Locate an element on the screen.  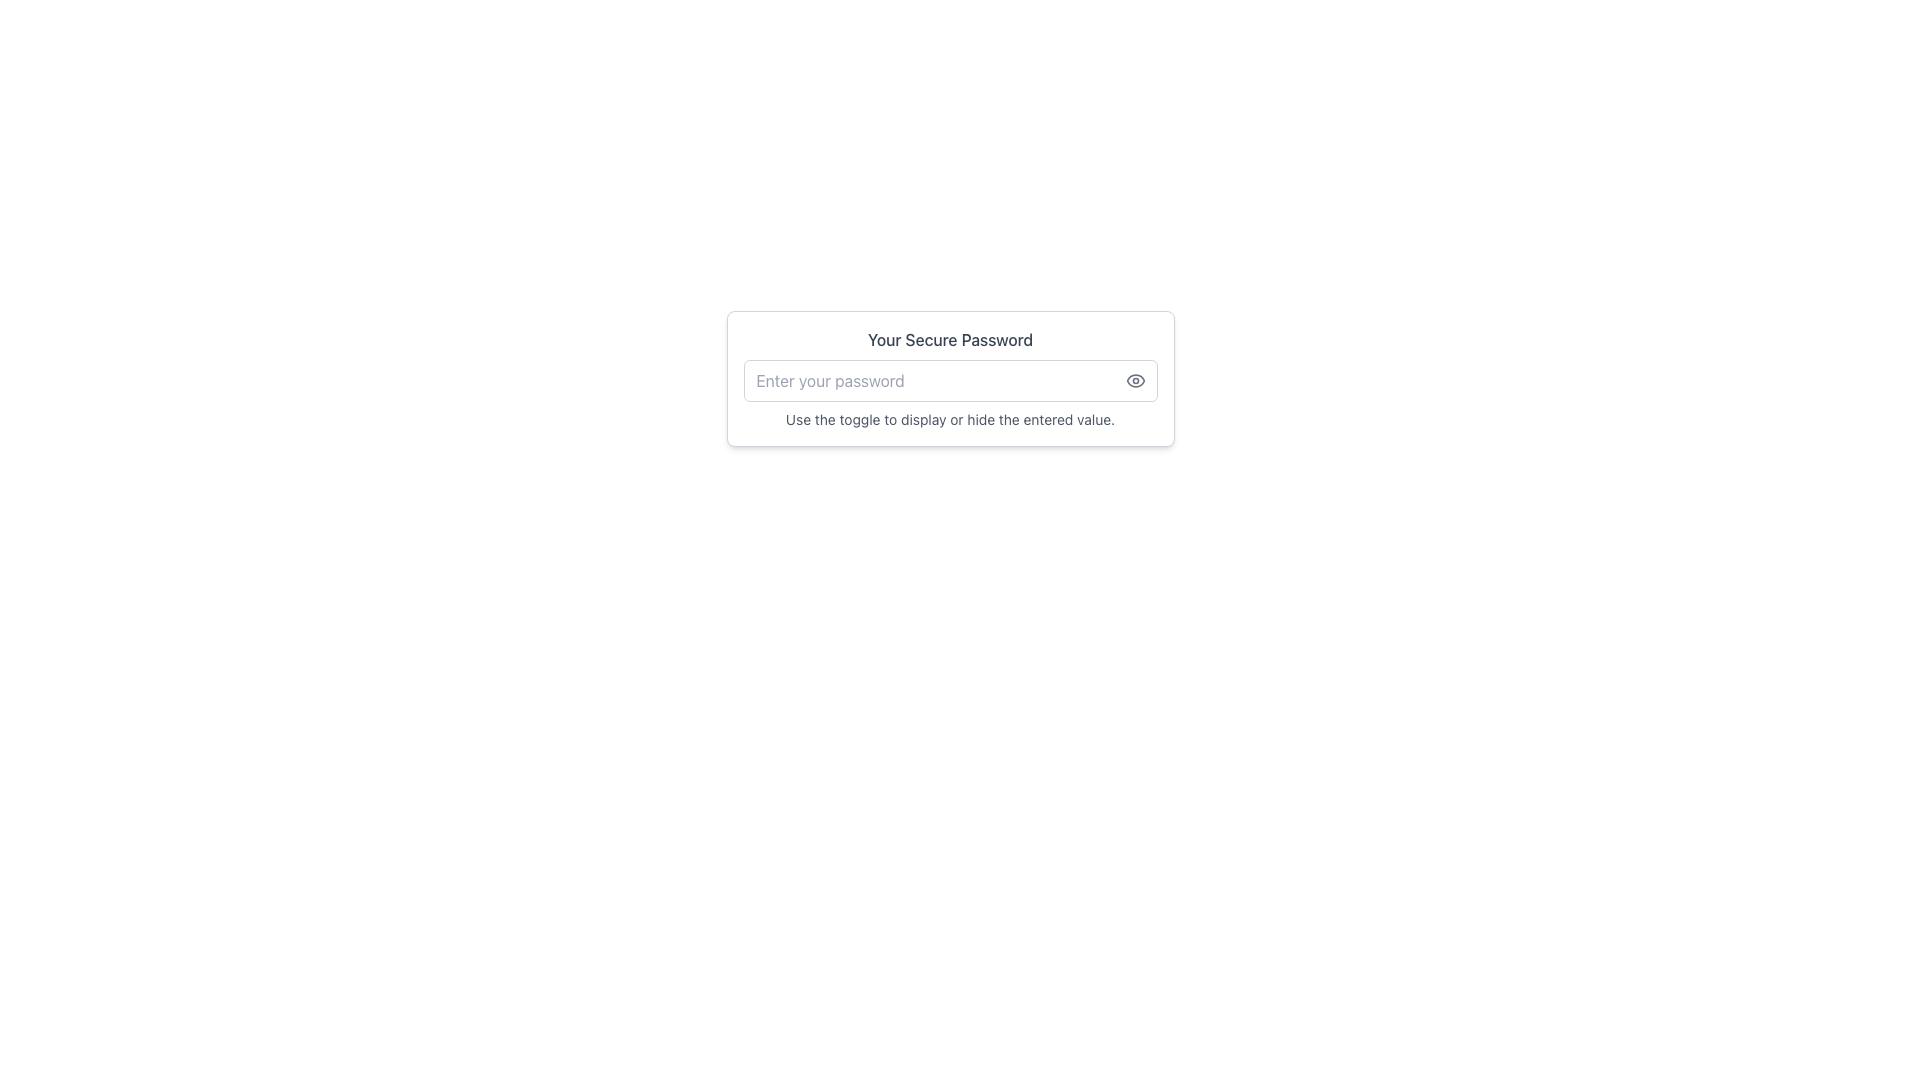
the eye-shaped icon located within the button at the right end of the password input field is located at coordinates (1135, 381).